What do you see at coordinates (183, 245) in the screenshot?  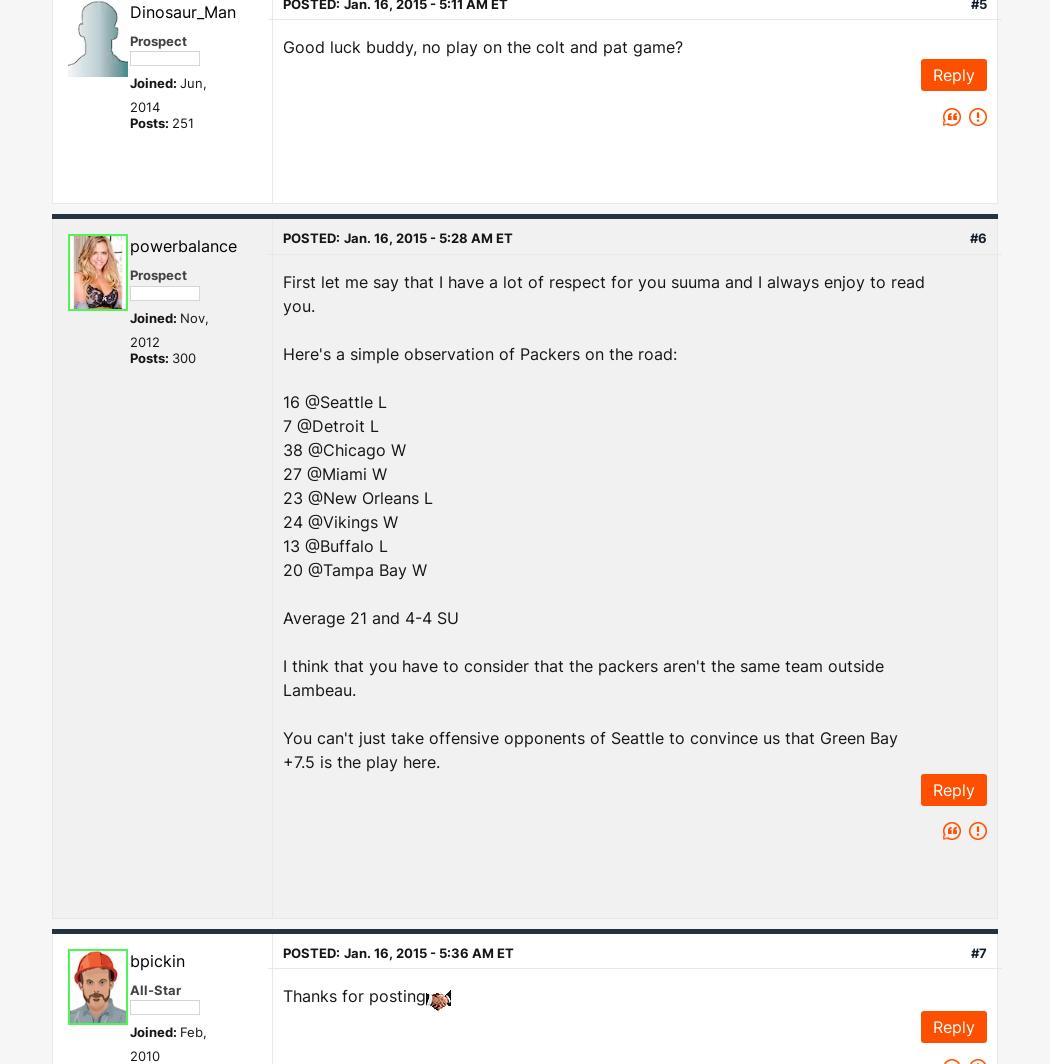 I see `'powerbalance'` at bounding box center [183, 245].